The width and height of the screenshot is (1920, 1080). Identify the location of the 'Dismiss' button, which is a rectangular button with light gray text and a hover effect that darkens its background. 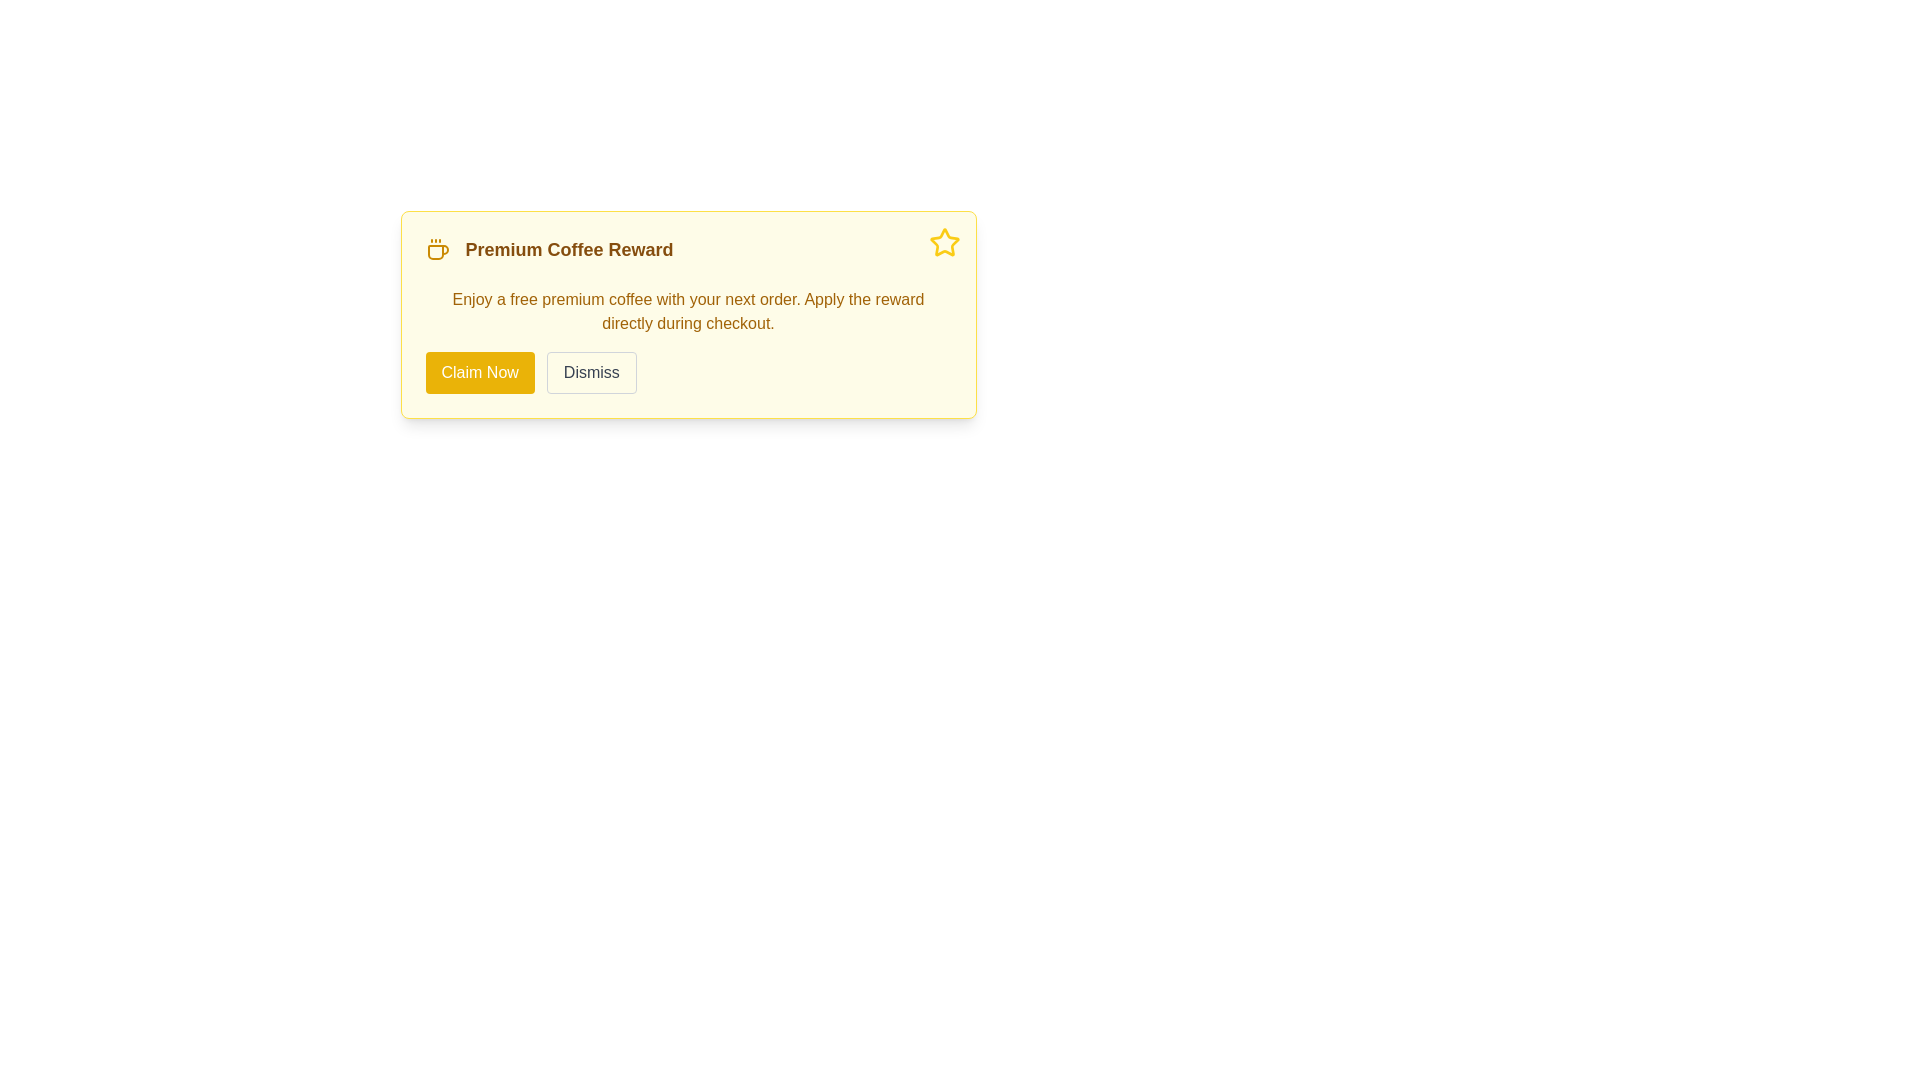
(590, 373).